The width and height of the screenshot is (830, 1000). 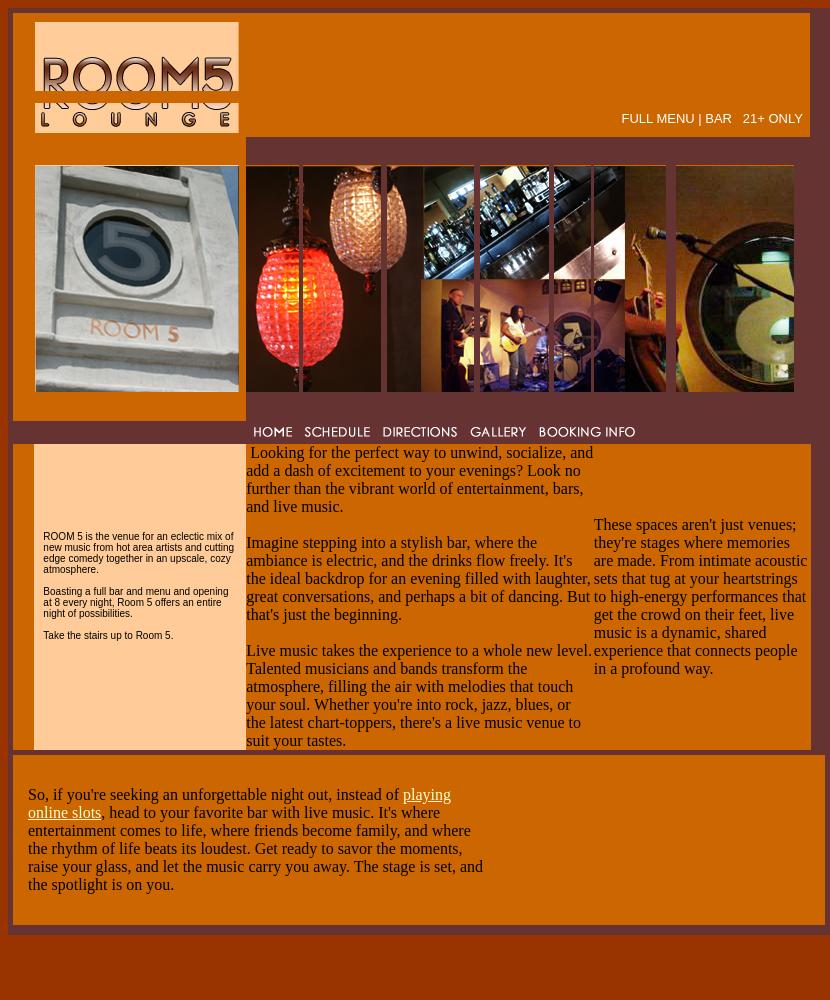 What do you see at coordinates (417, 577) in the screenshot?
I see `'Imagine stepping into a stylish bar, where the ambiance is electric, and the drinks flow freely. It's the ideal backdrop for an evening filled with laughter, great conversations, and perhaps a bit of dancing. But that's just the beginning.'` at bounding box center [417, 577].